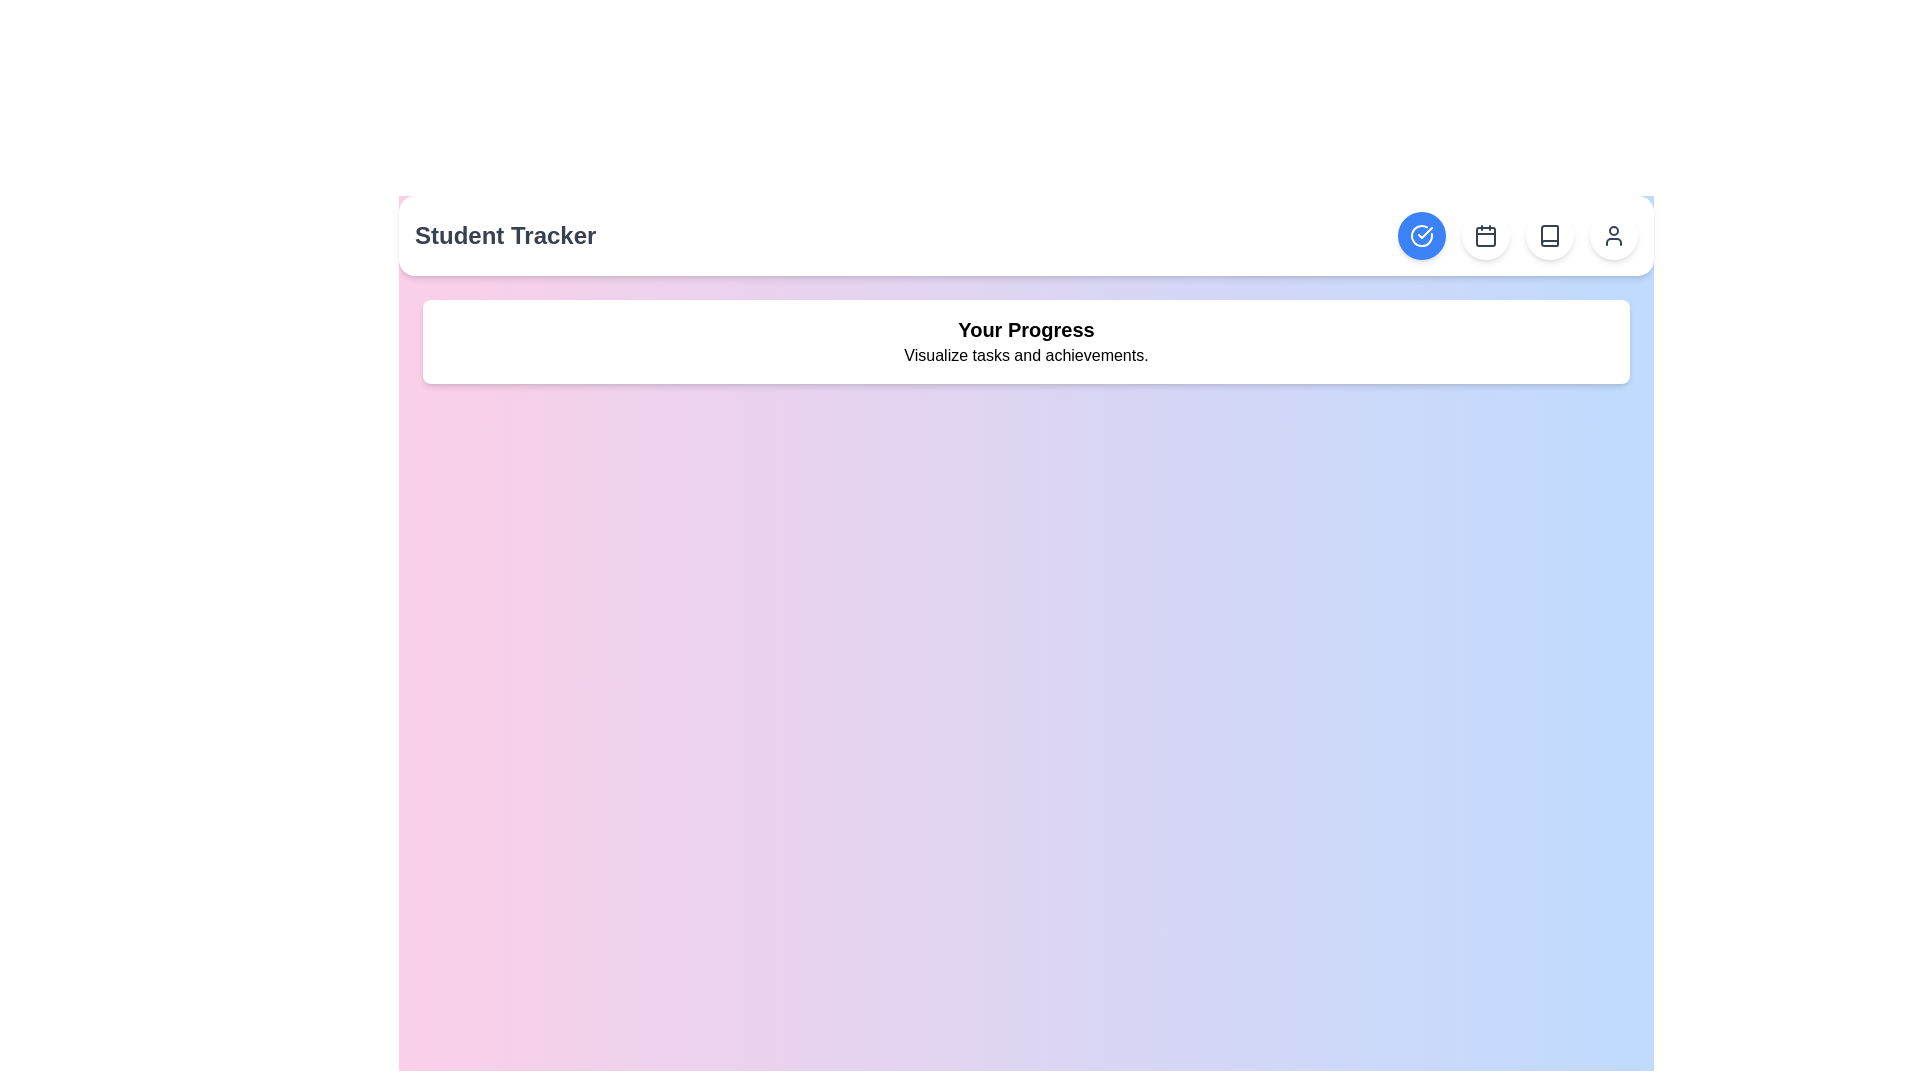 This screenshot has height=1080, width=1920. Describe the element at coordinates (1486, 234) in the screenshot. I see `the calendar icon located in the top-right section of the interface, which is the second icon from the left in a circular button` at that location.